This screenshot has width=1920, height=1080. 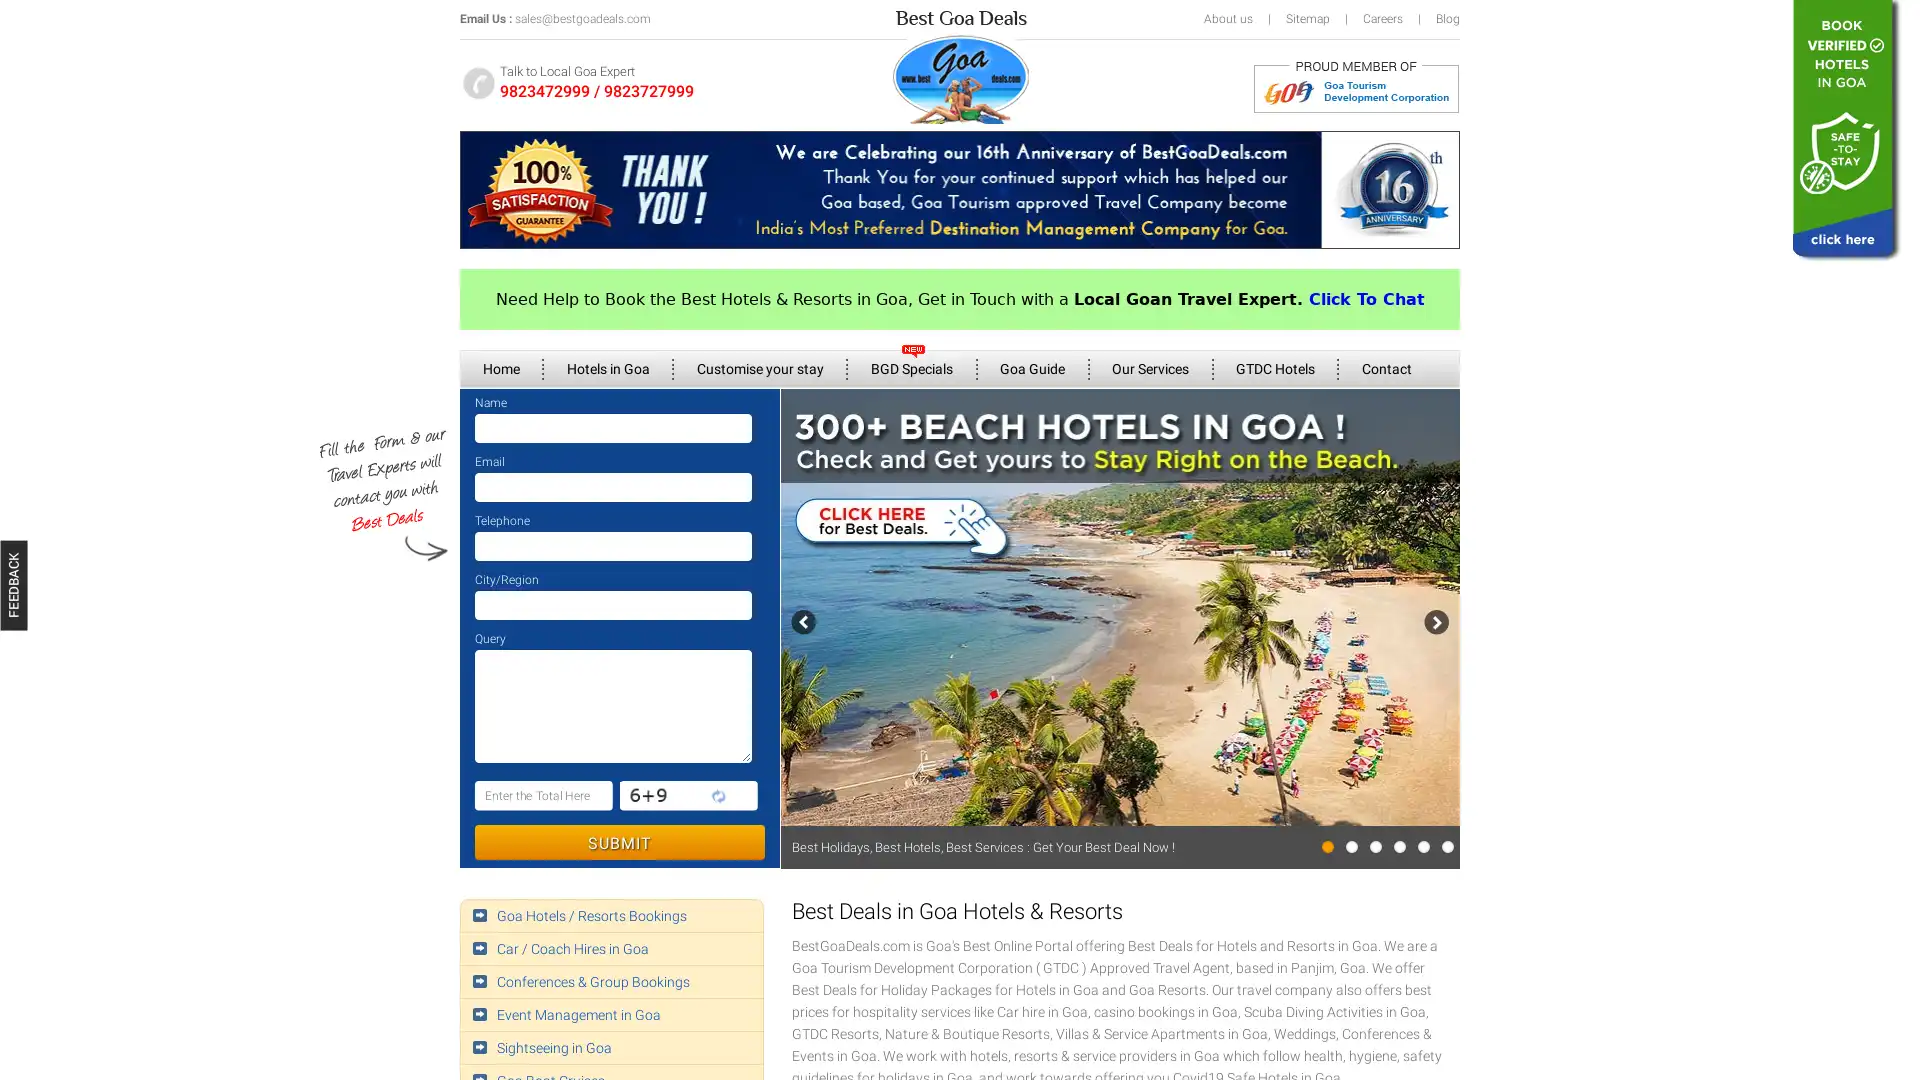 I want to click on SUBMIT, so click(x=618, y=842).